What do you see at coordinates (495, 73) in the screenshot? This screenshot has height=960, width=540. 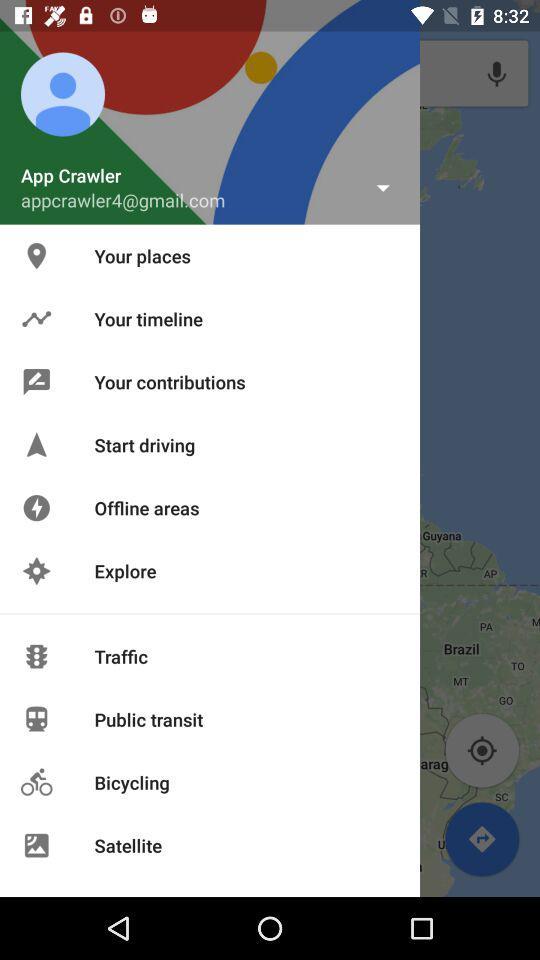 I see `voice search symbol` at bounding box center [495, 73].